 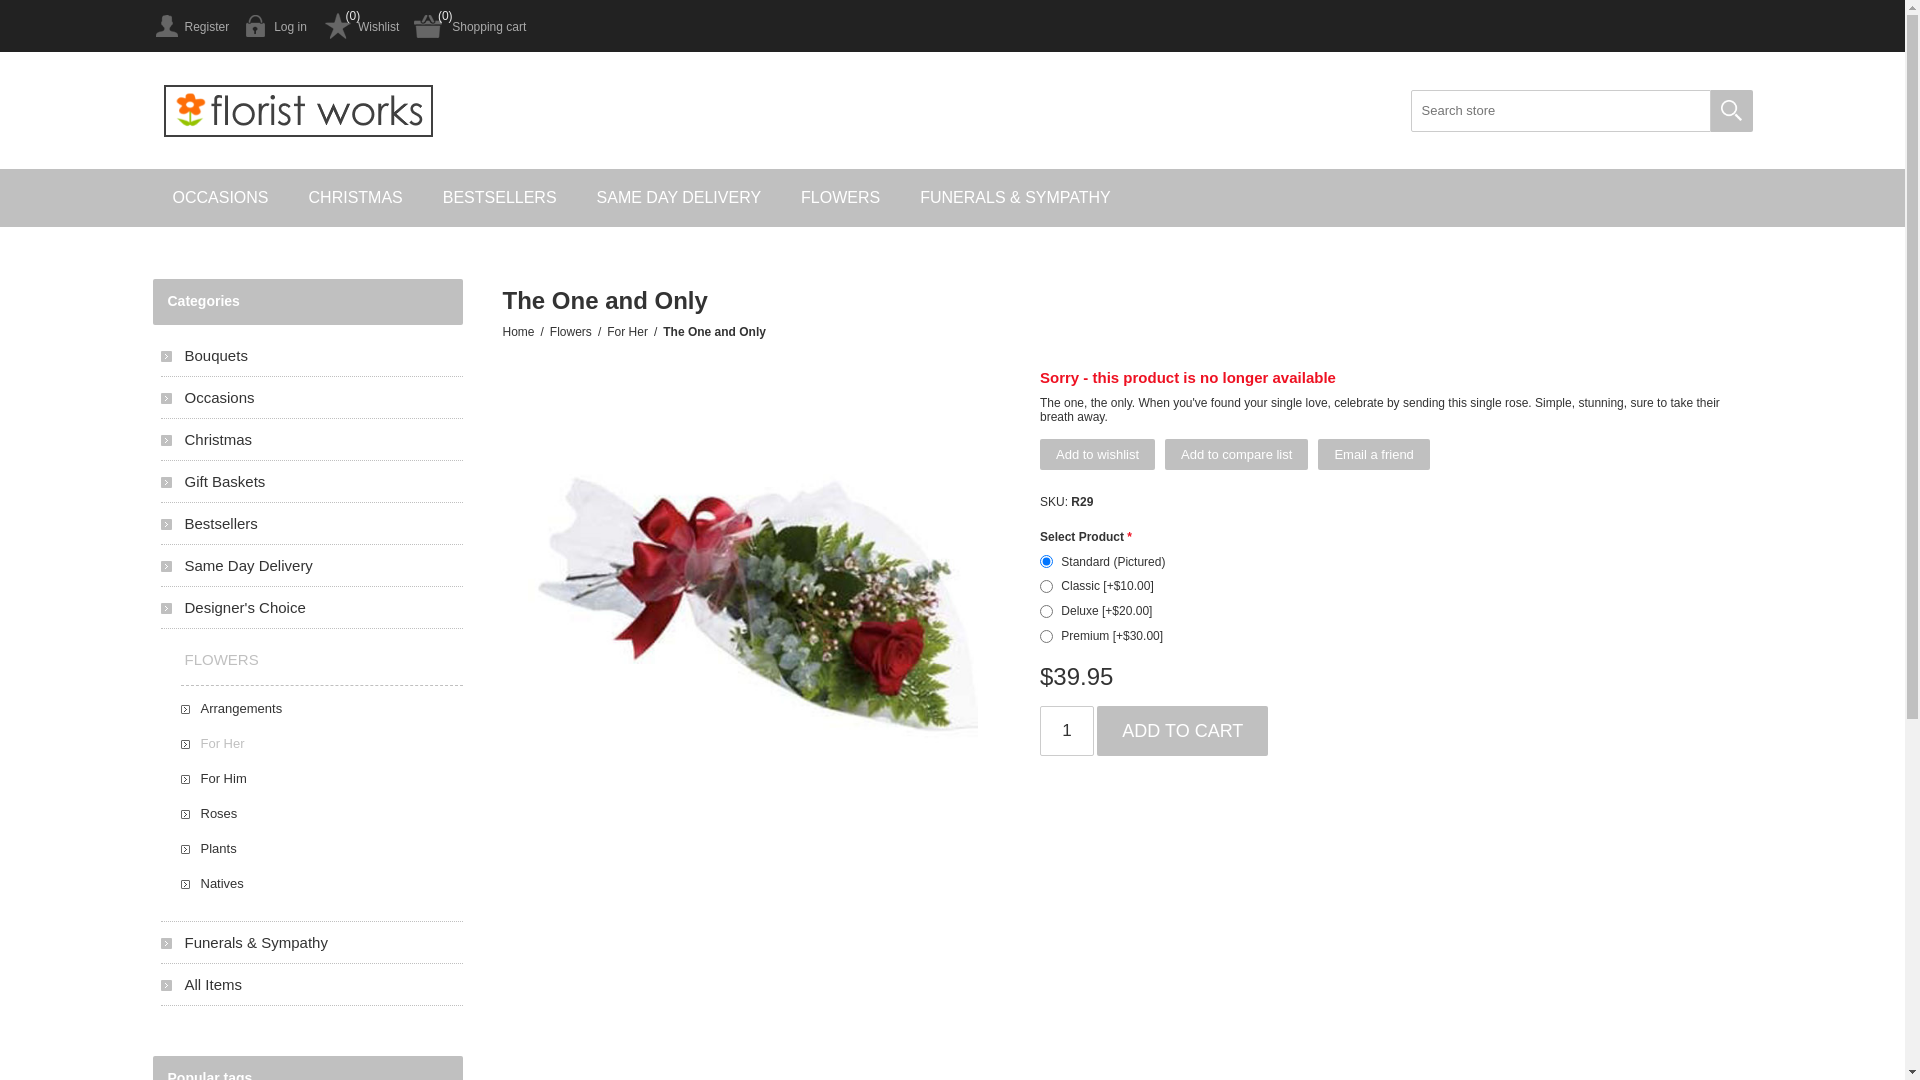 I want to click on 'Funerals & Sympathy', so click(x=310, y=942).